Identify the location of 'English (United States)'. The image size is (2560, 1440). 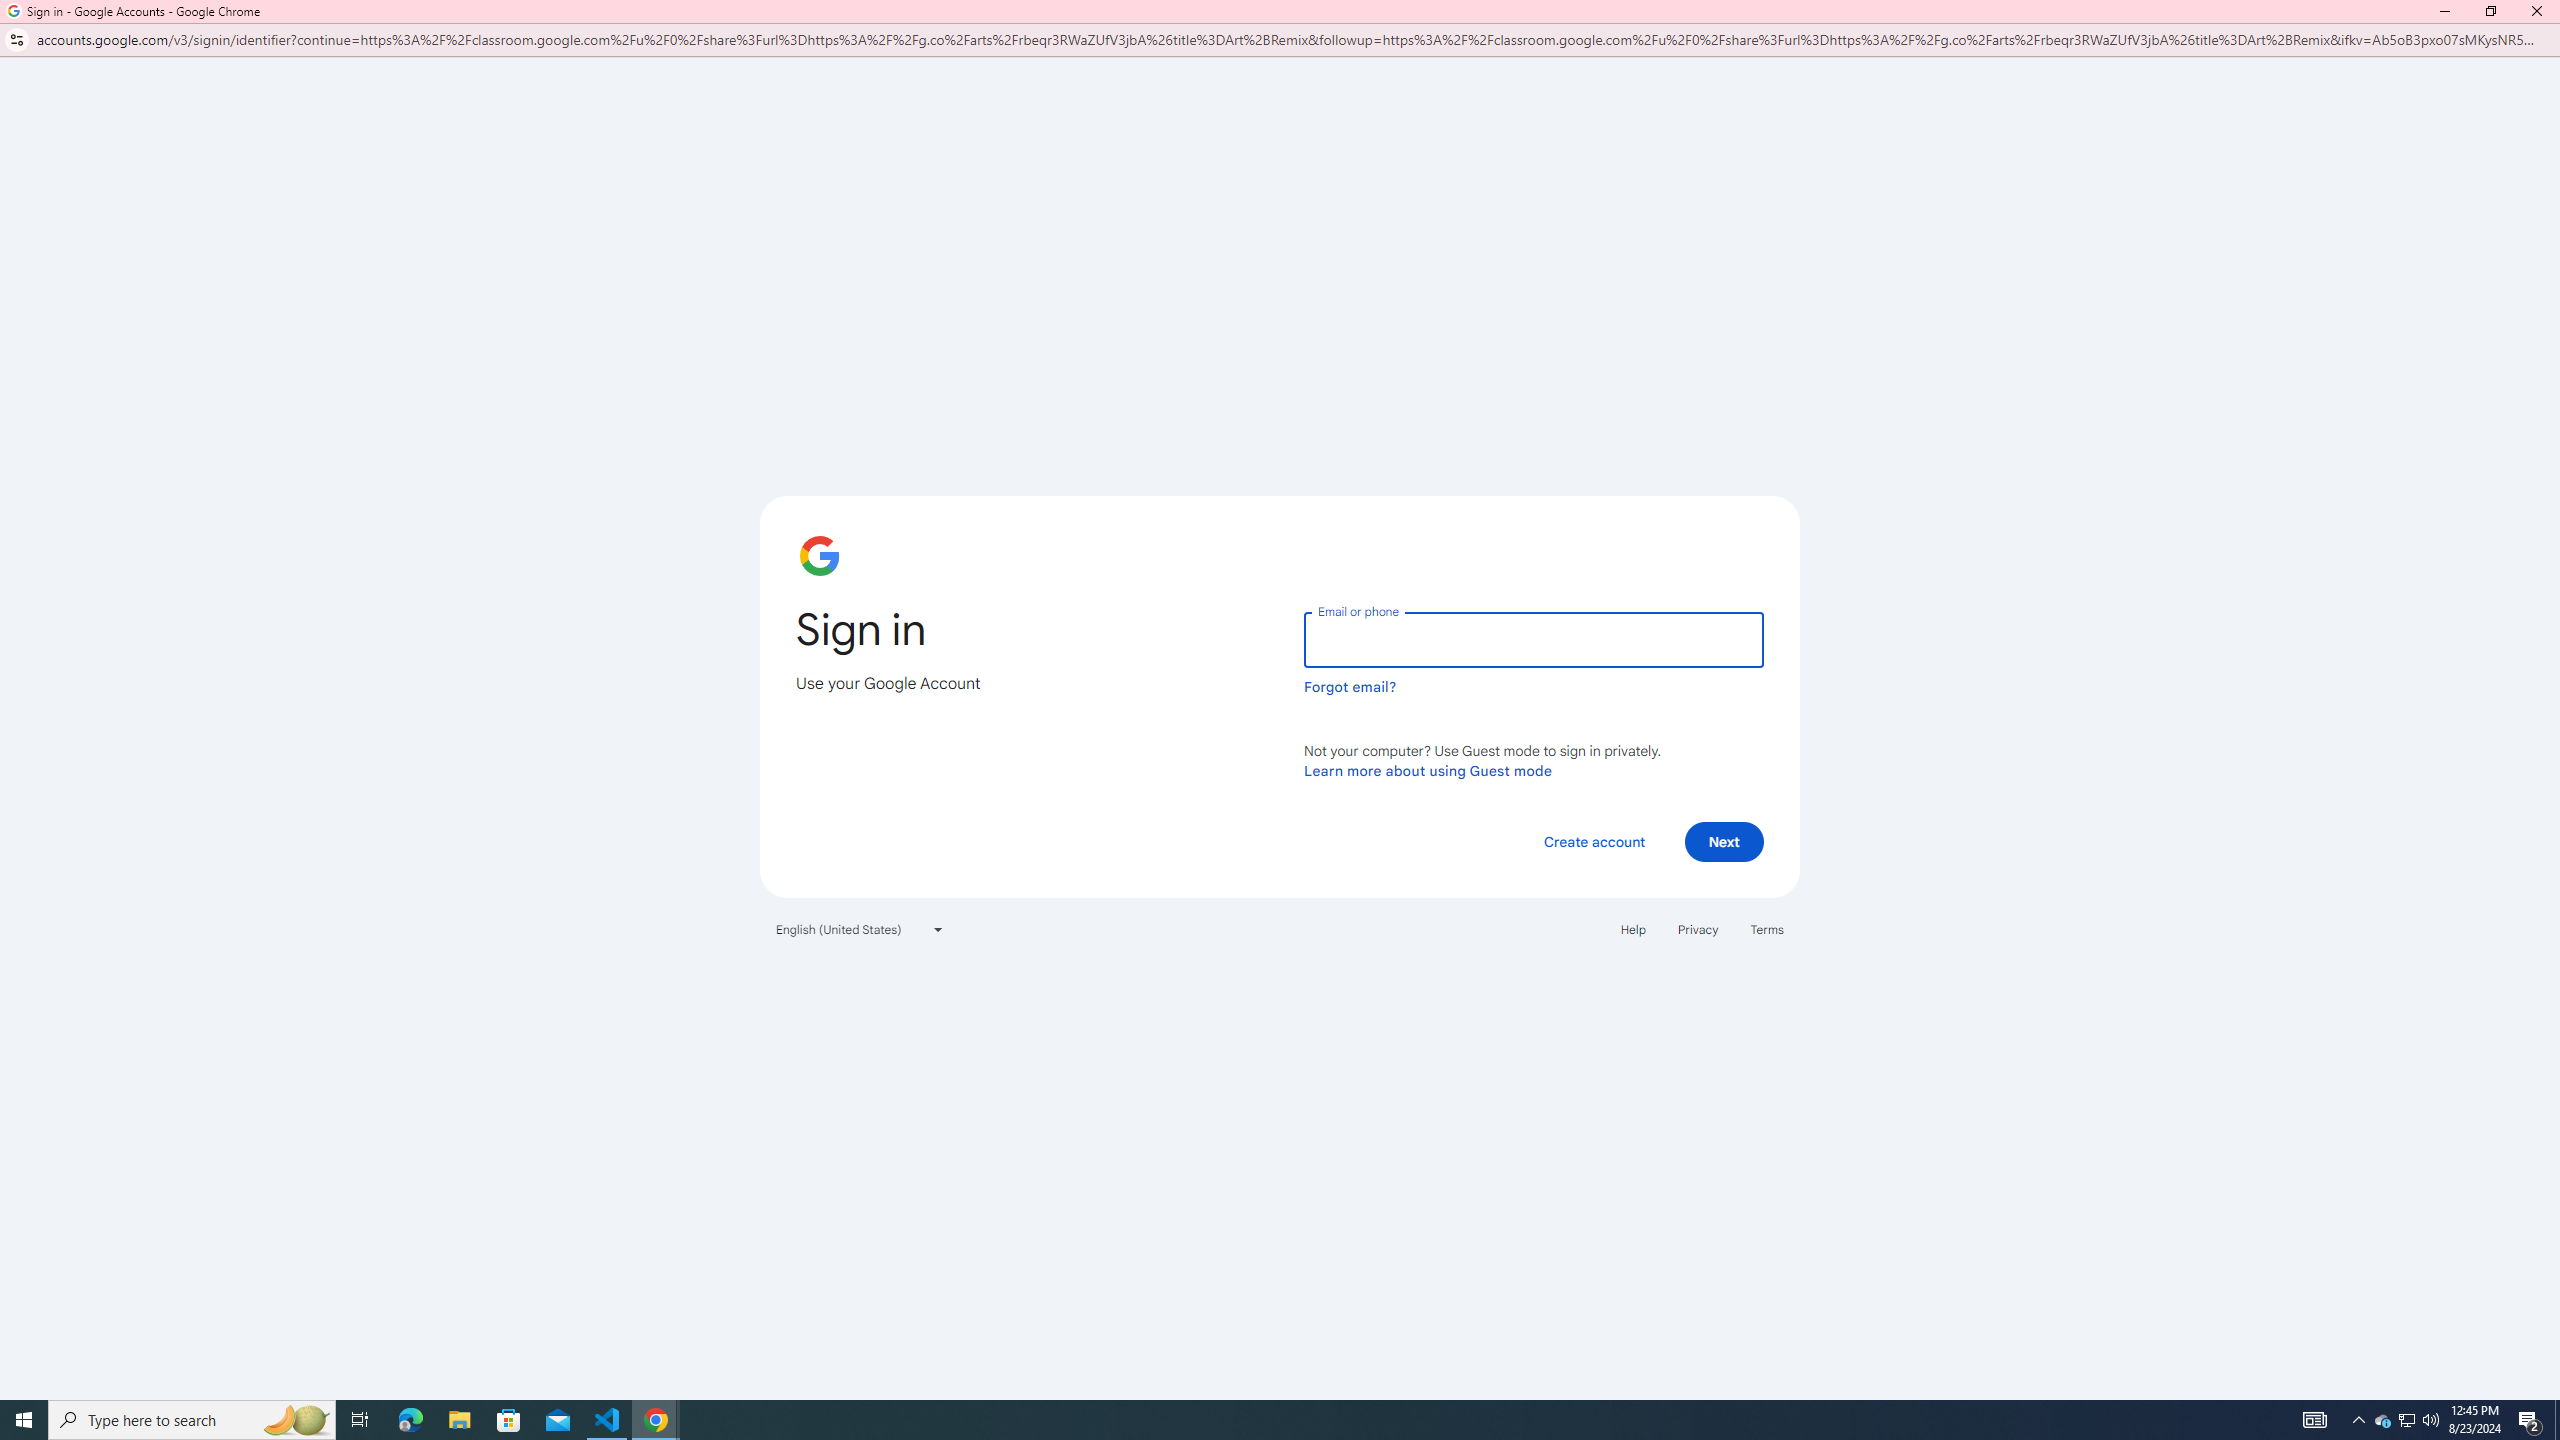
(860, 930).